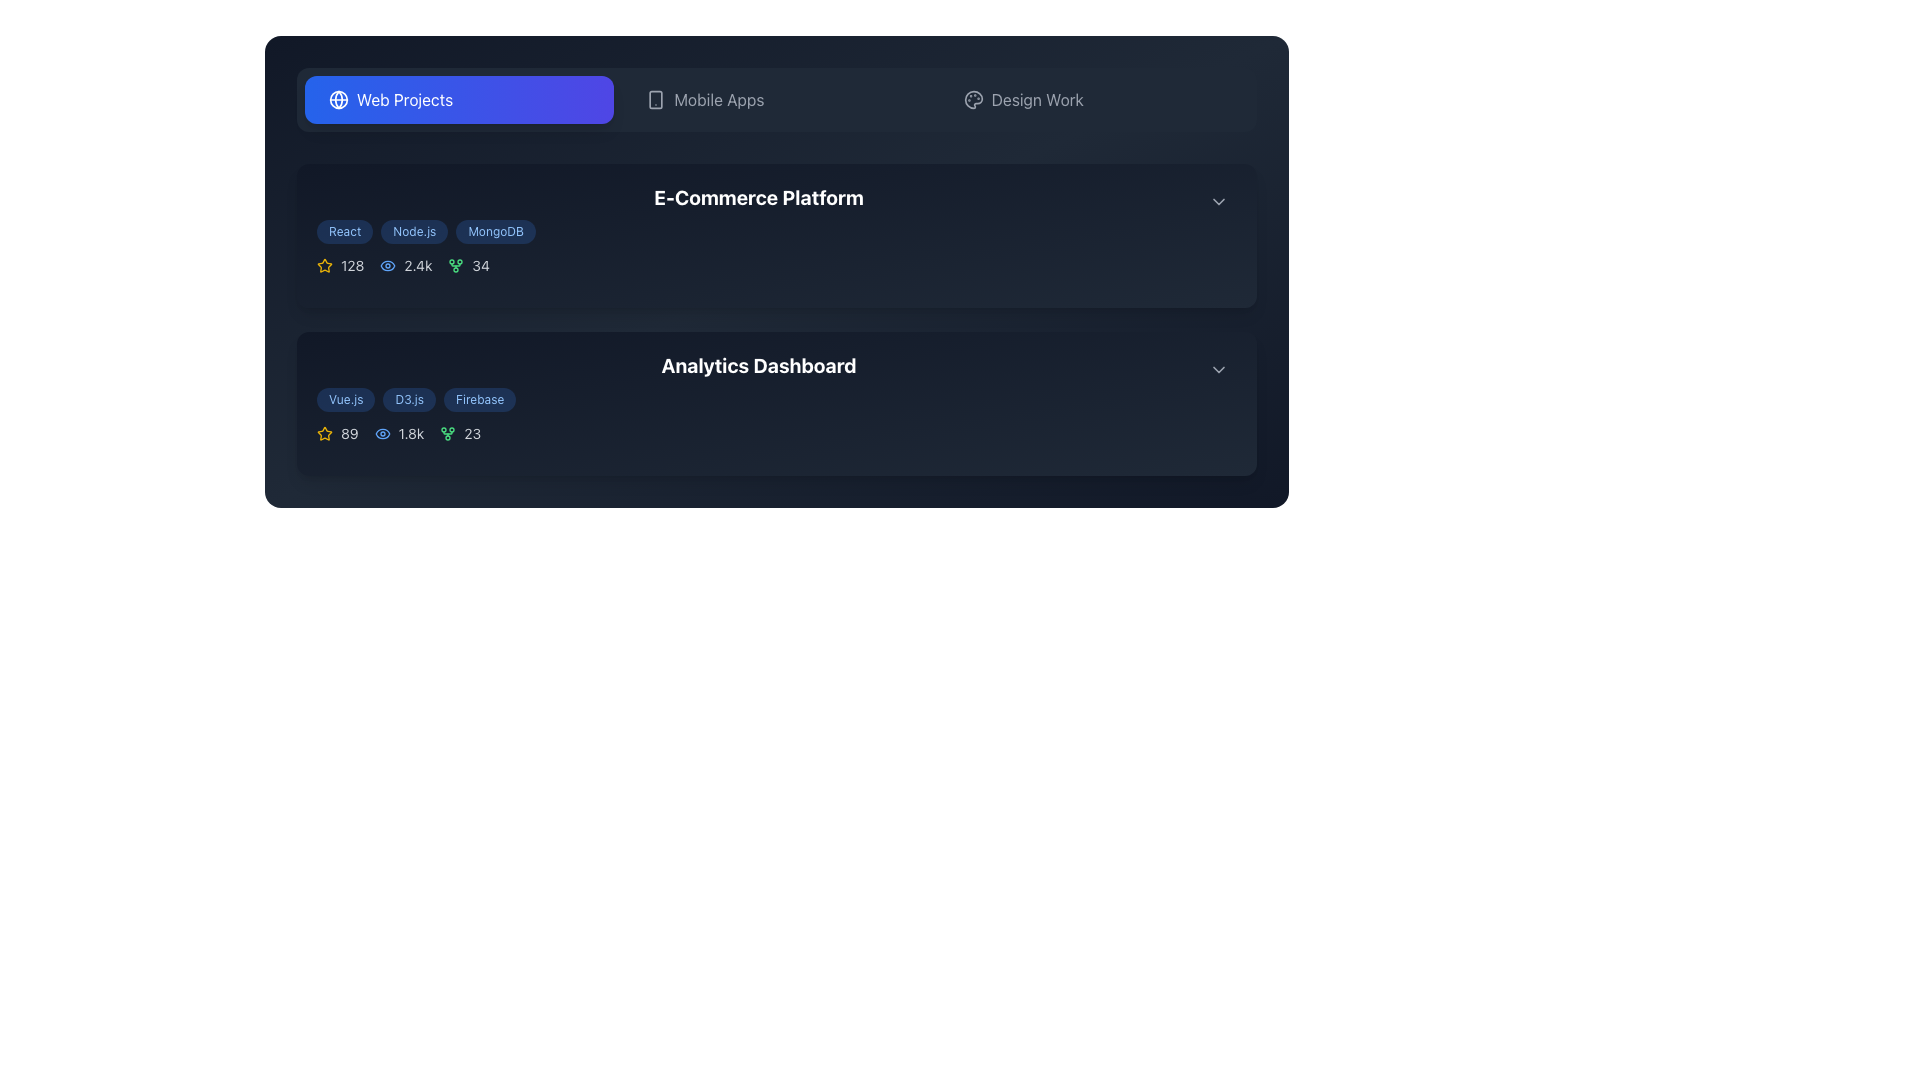 The image size is (1920, 1080). What do you see at coordinates (757, 366) in the screenshot?
I see `content displayed in the prominent 'Analytics Dashboard' text label, which is bold and large-sized, located on a dark background` at bounding box center [757, 366].